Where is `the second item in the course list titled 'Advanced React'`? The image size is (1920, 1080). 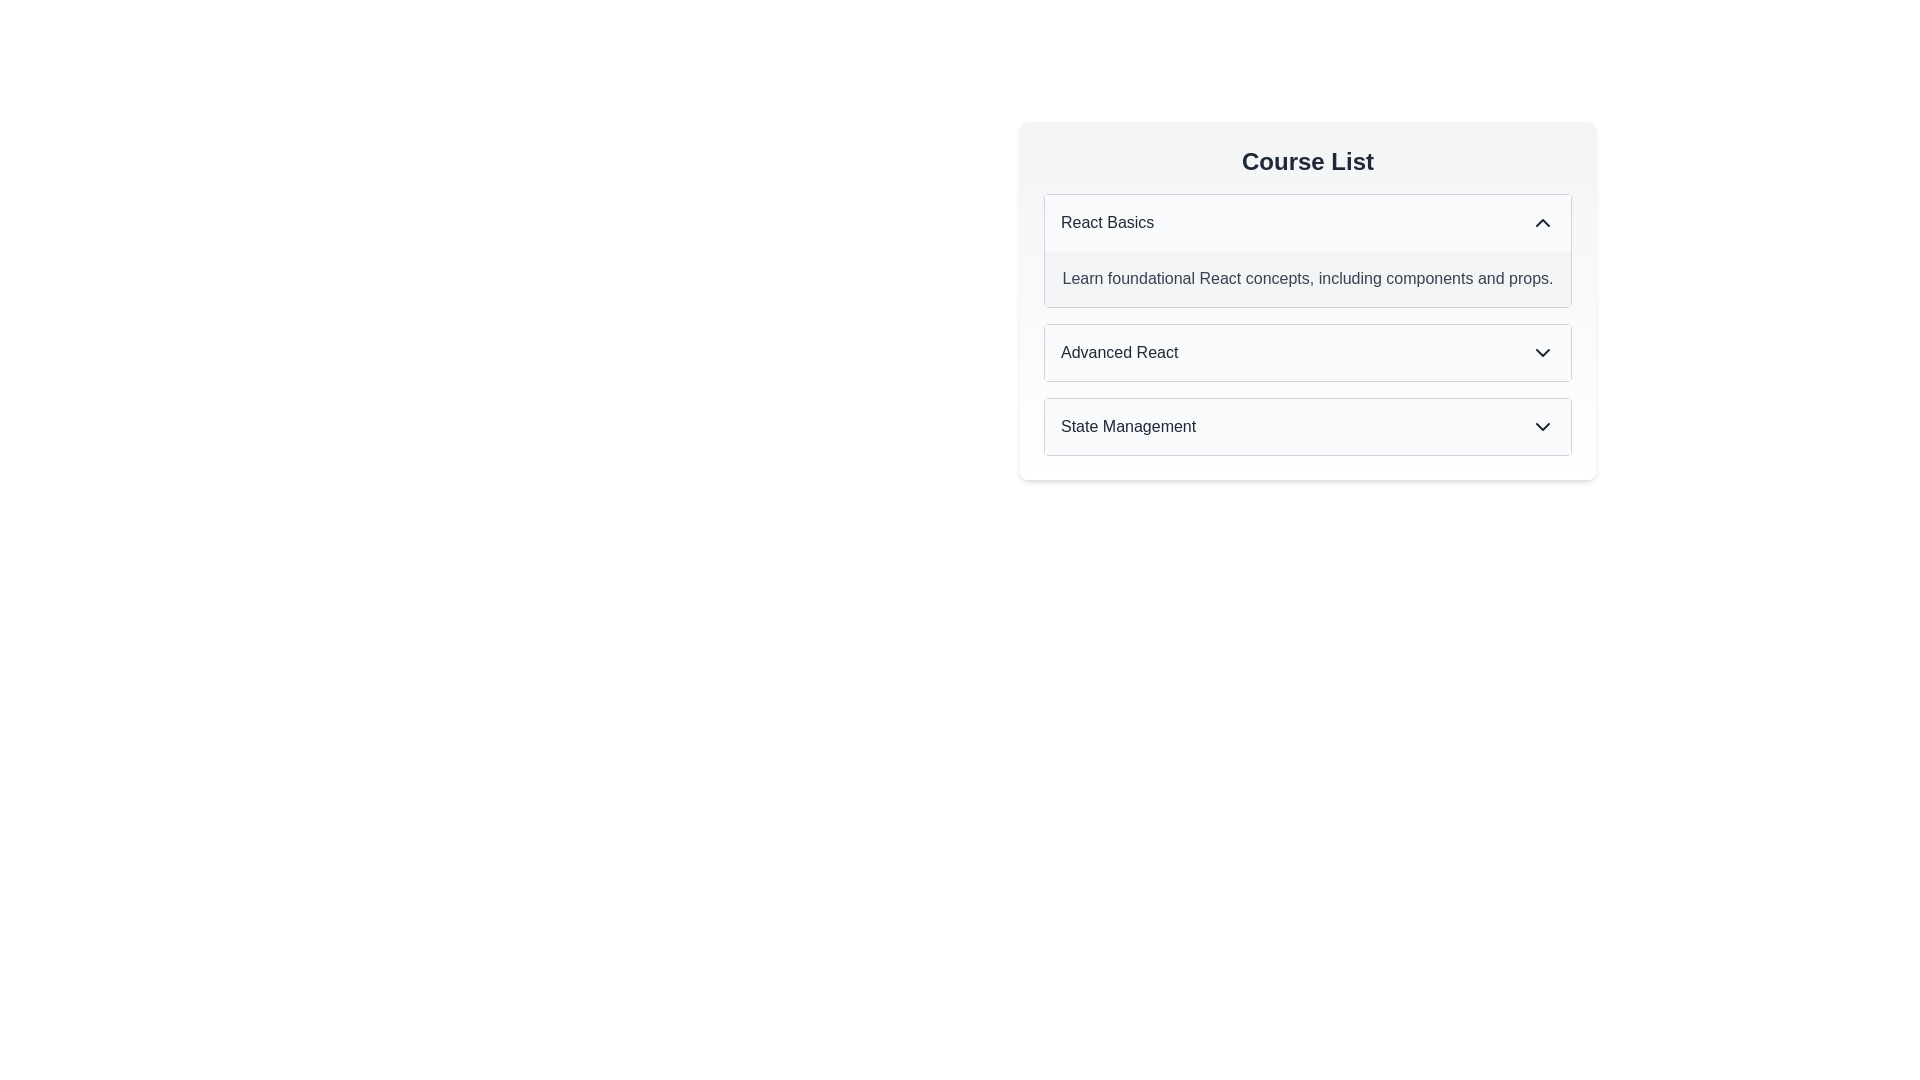
the second item in the course list titled 'Advanced React' is located at coordinates (1308, 352).